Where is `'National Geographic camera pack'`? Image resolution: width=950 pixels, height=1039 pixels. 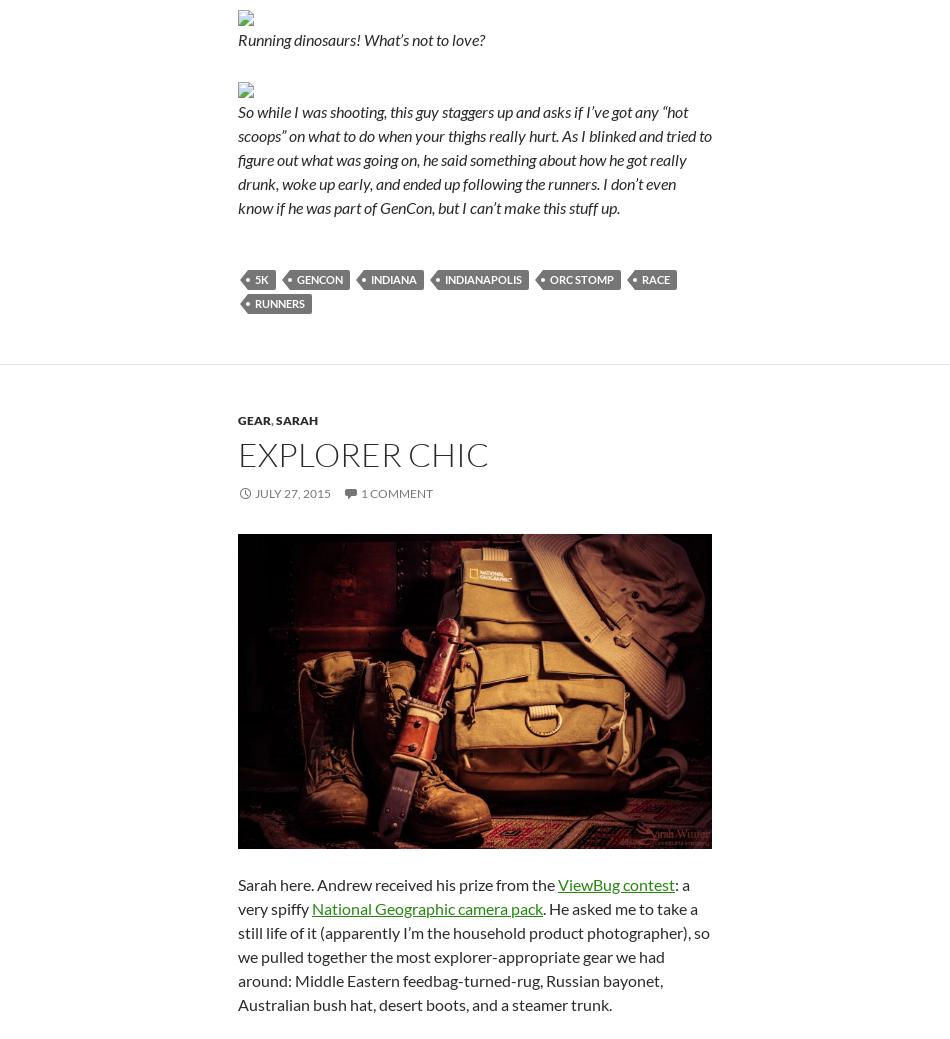
'National Geographic camera pack' is located at coordinates (310, 908).